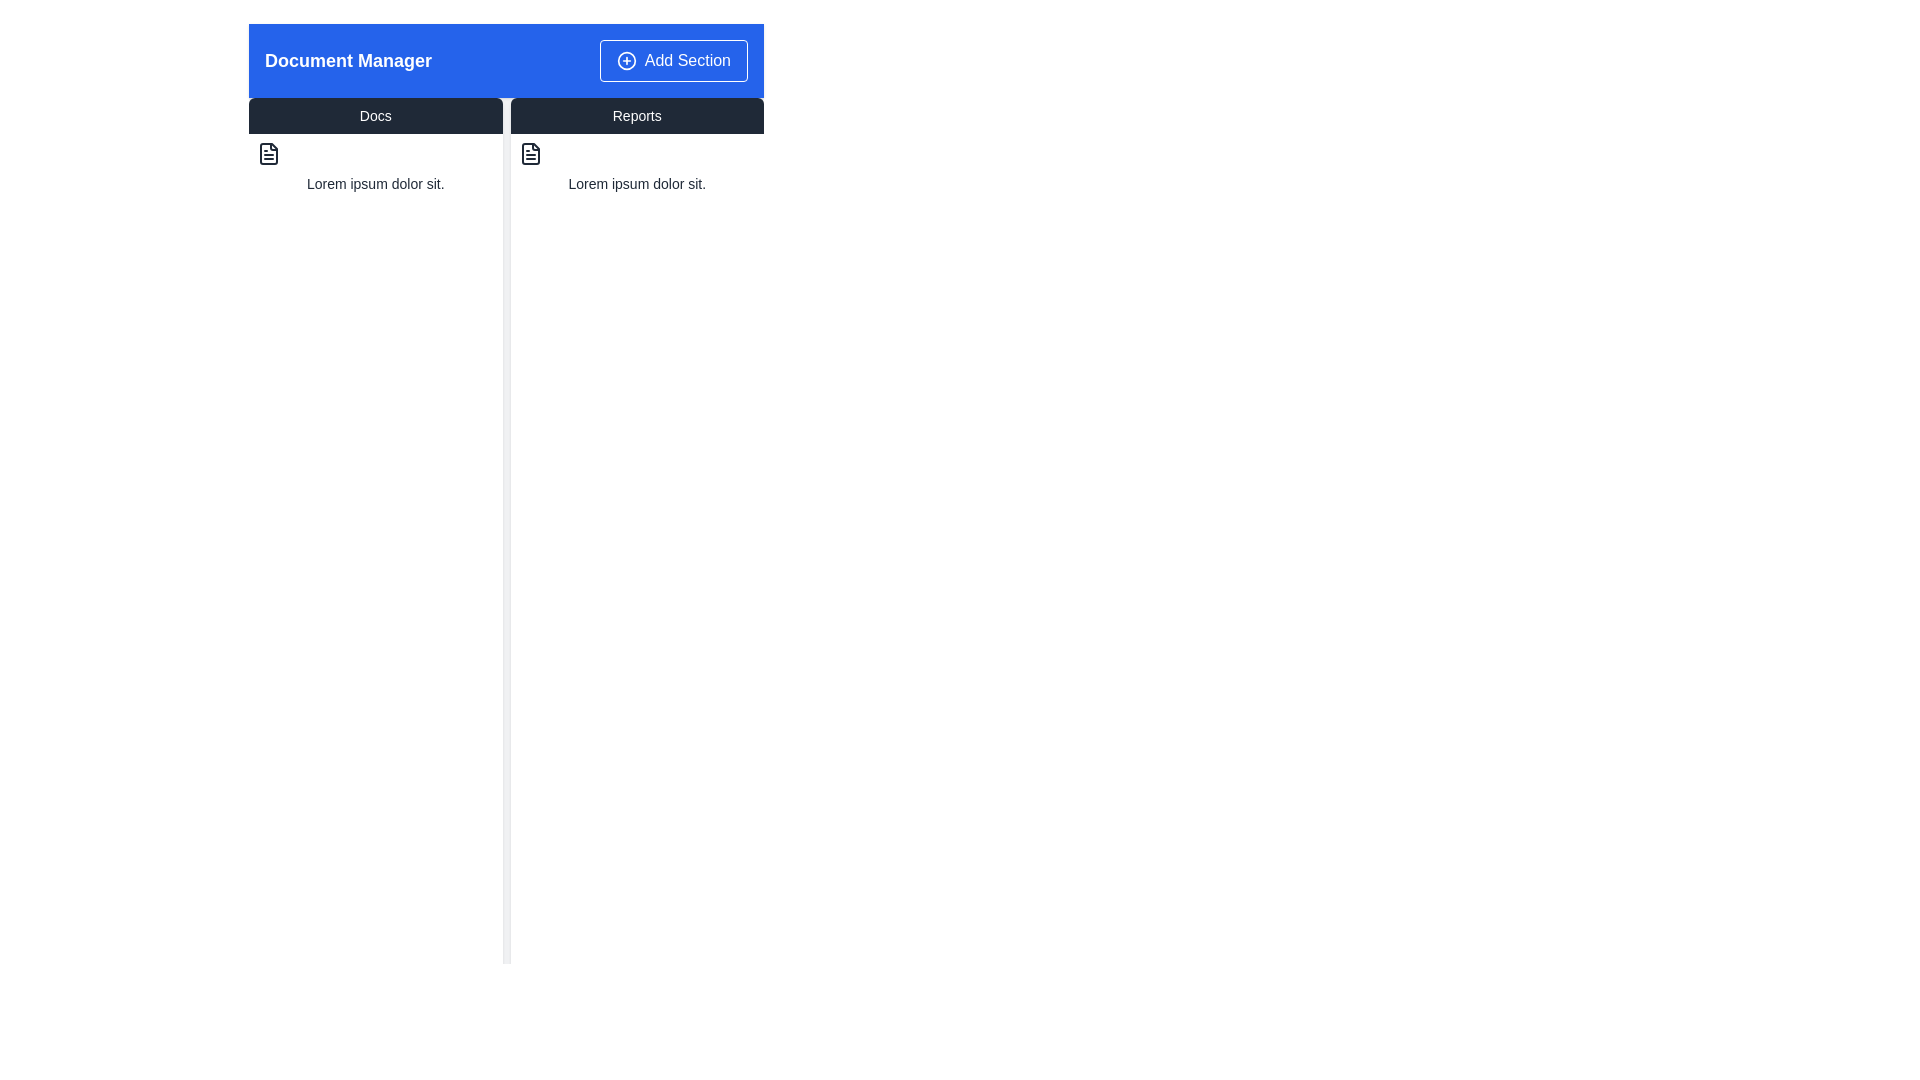 Image resolution: width=1920 pixels, height=1080 pixels. What do you see at coordinates (636, 115) in the screenshot?
I see `the 'Reports' button, which is the second tab in the navigation sequence under the 'Document Manager' header` at bounding box center [636, 115].